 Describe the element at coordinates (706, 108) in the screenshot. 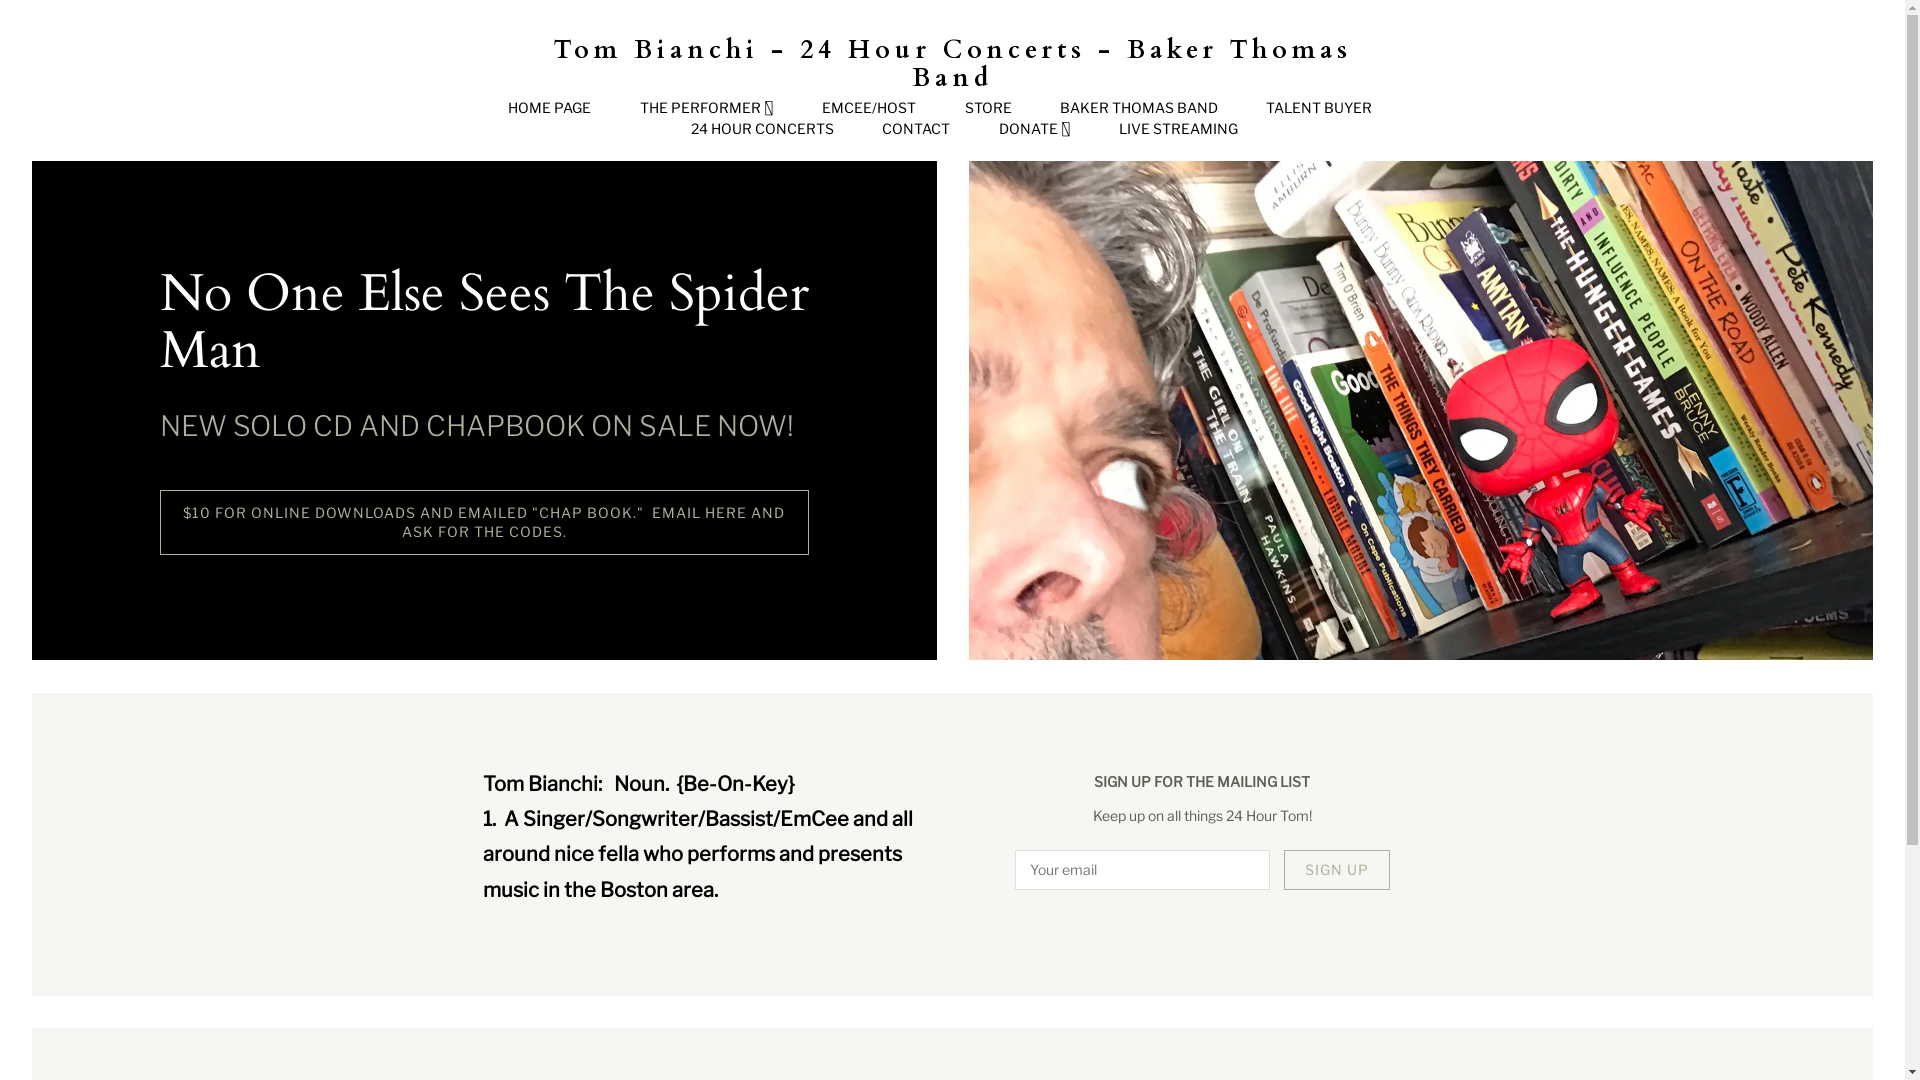

I see `'THE PERFORMER'` at that location.